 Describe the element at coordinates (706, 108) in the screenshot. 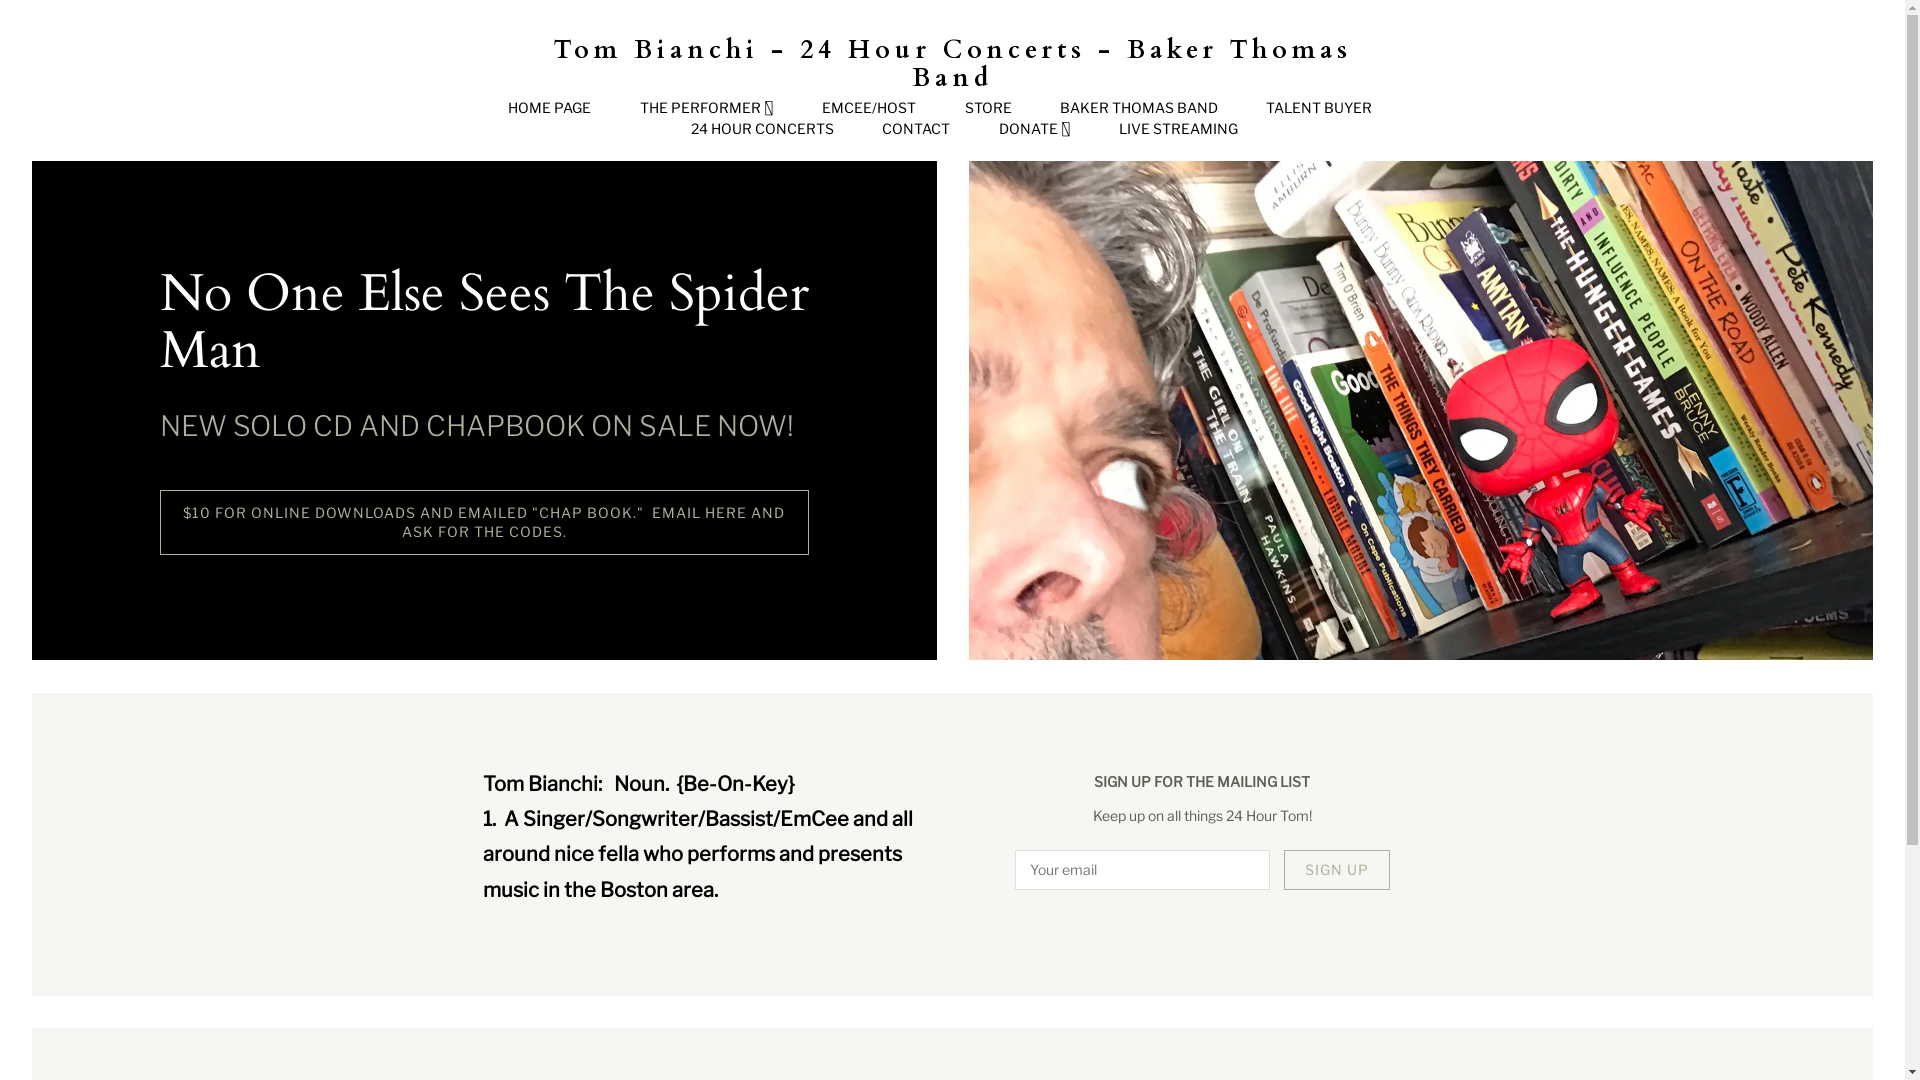

I see `'THE PERFORMER'` at that location.